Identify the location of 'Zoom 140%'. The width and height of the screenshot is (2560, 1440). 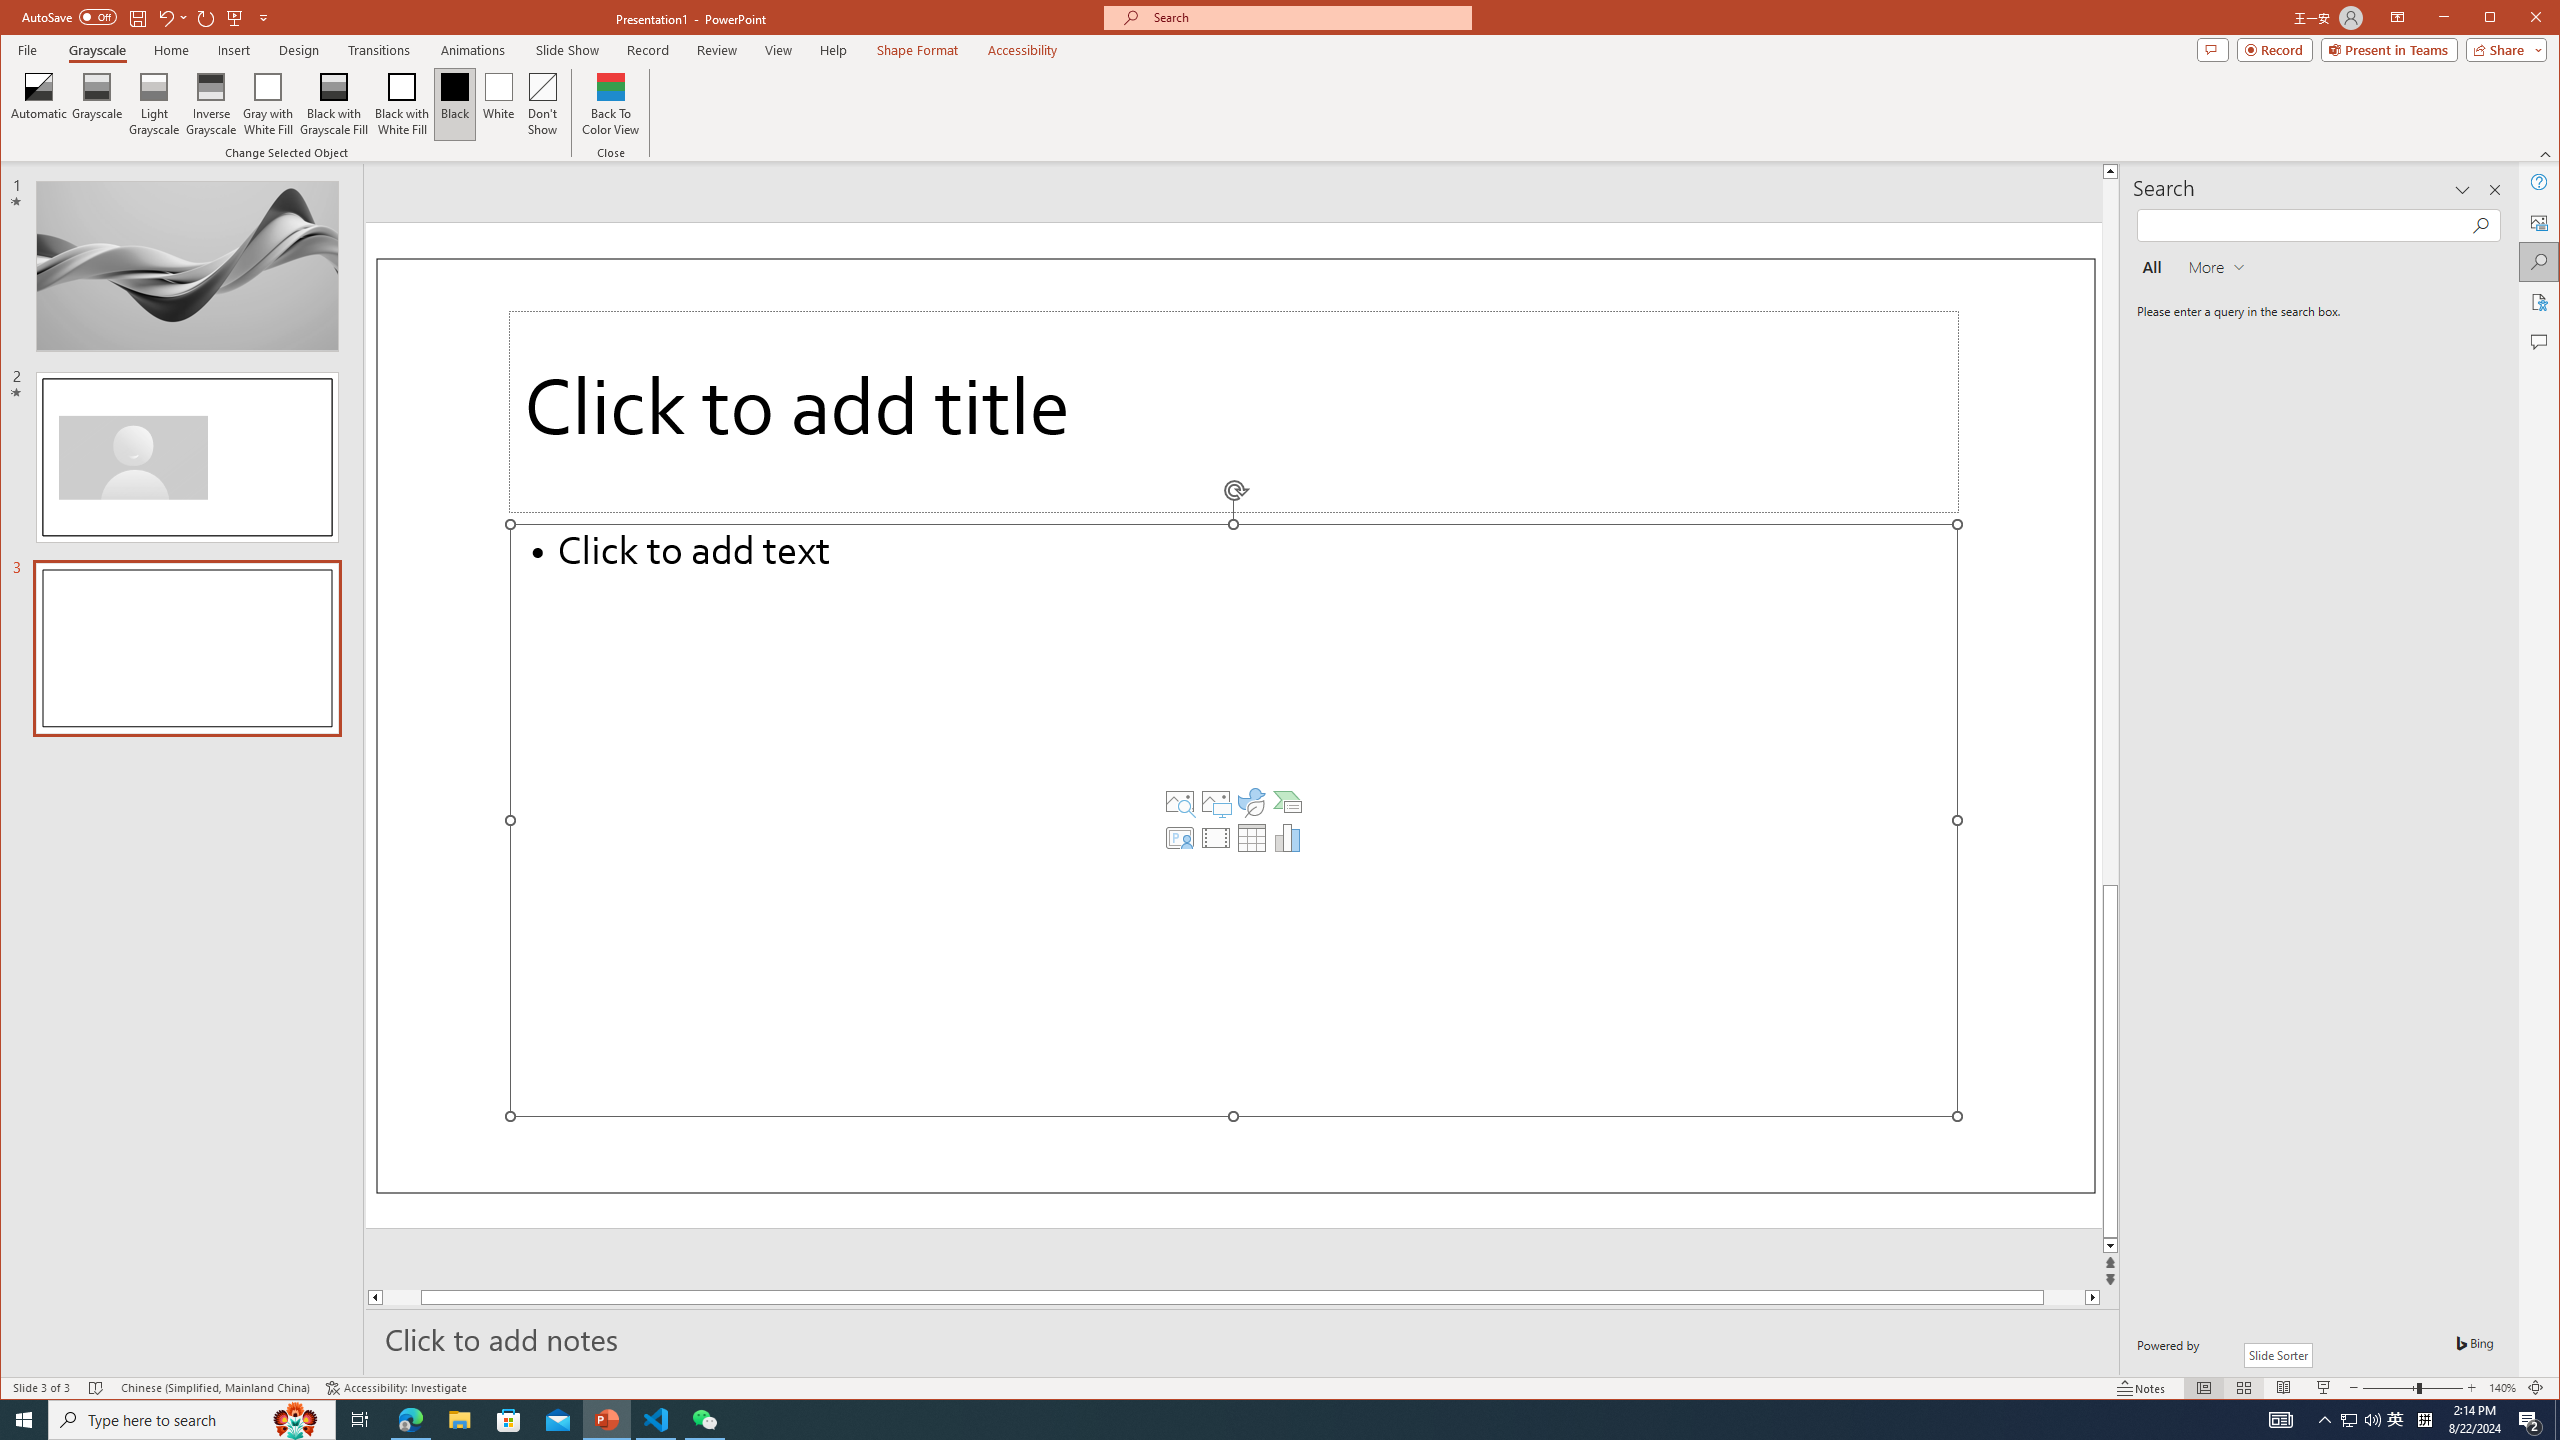
(2502, 1387).